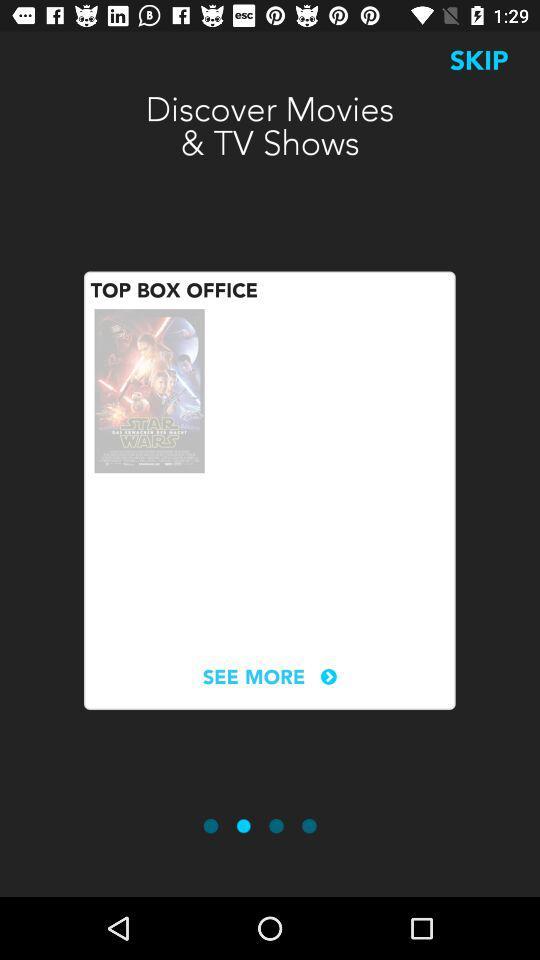 The width and height of the screenshot is (540, 960). I want to click on the skip icon, so click(478, 59).